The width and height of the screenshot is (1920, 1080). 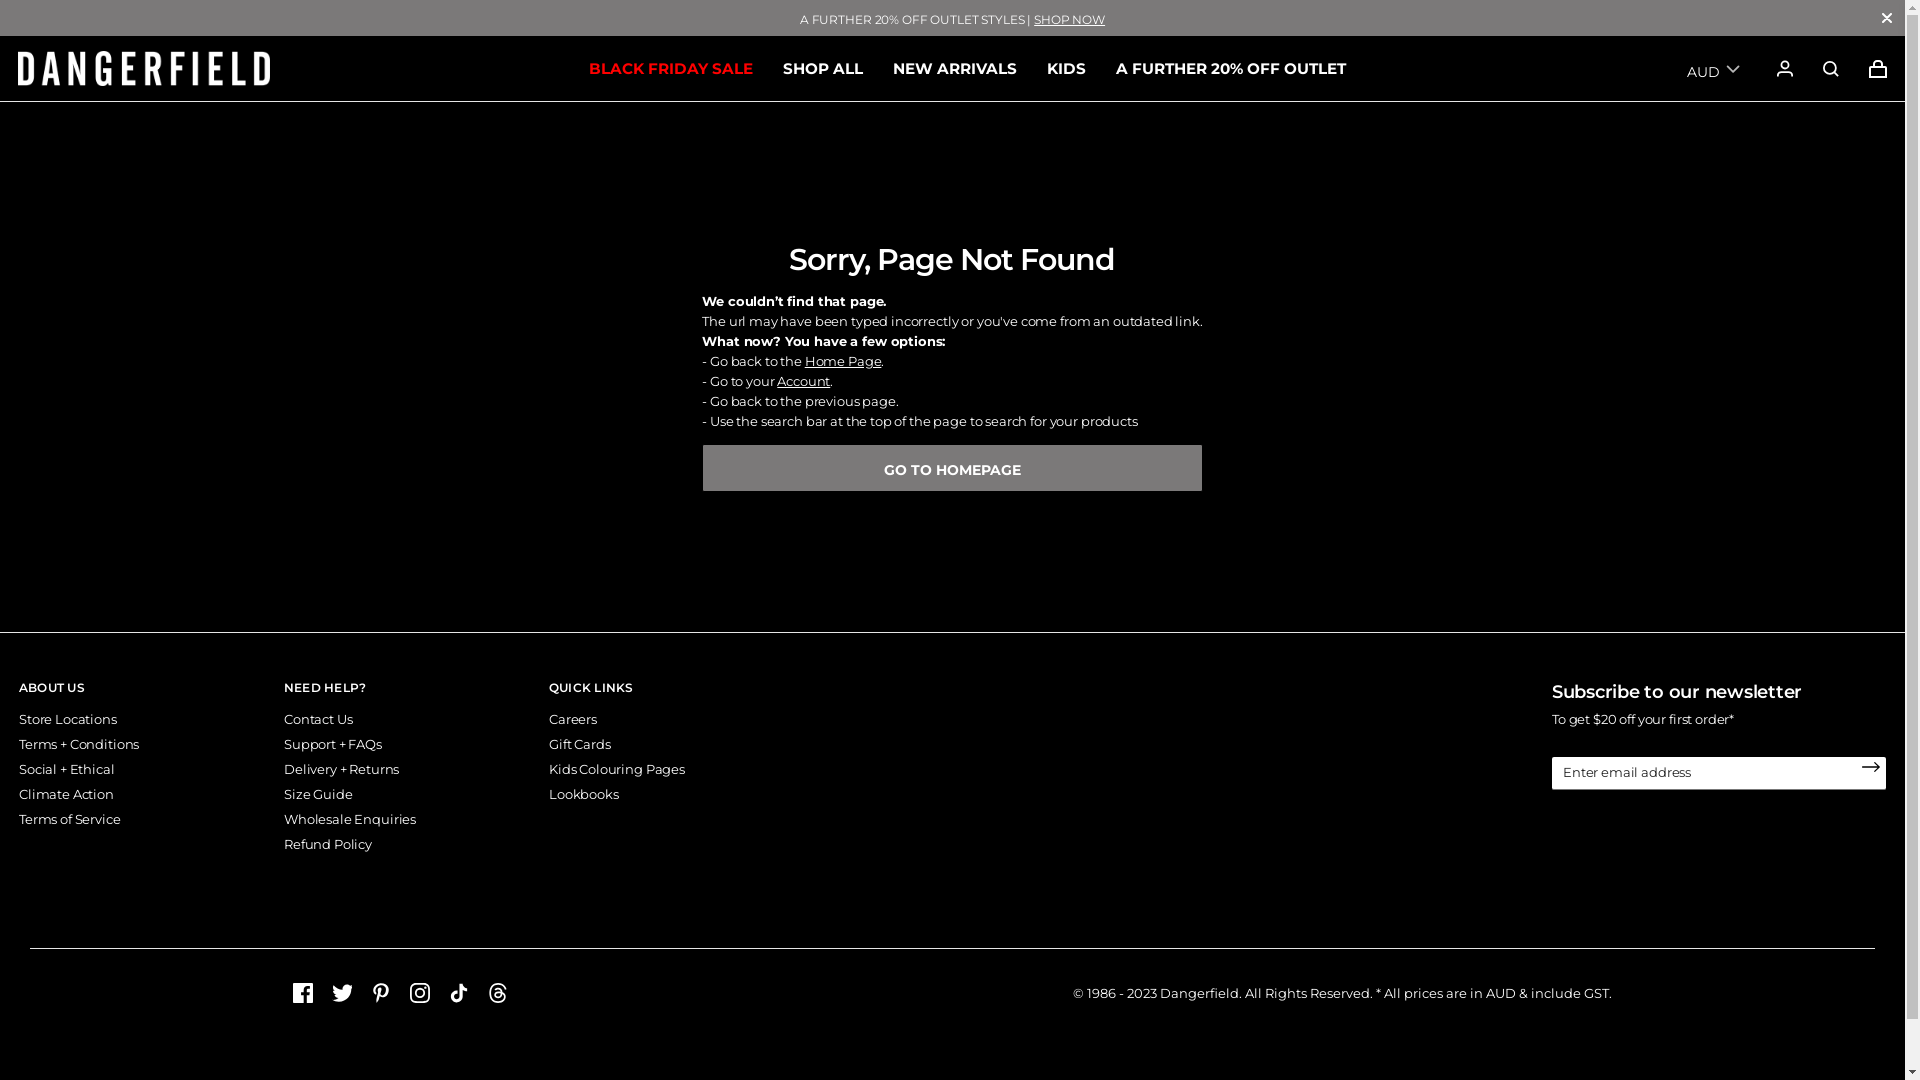 What do you see at coordinates (583, 793) in the screenshot?
I see `'Lookbooks'` at bounding box center [583, 793].